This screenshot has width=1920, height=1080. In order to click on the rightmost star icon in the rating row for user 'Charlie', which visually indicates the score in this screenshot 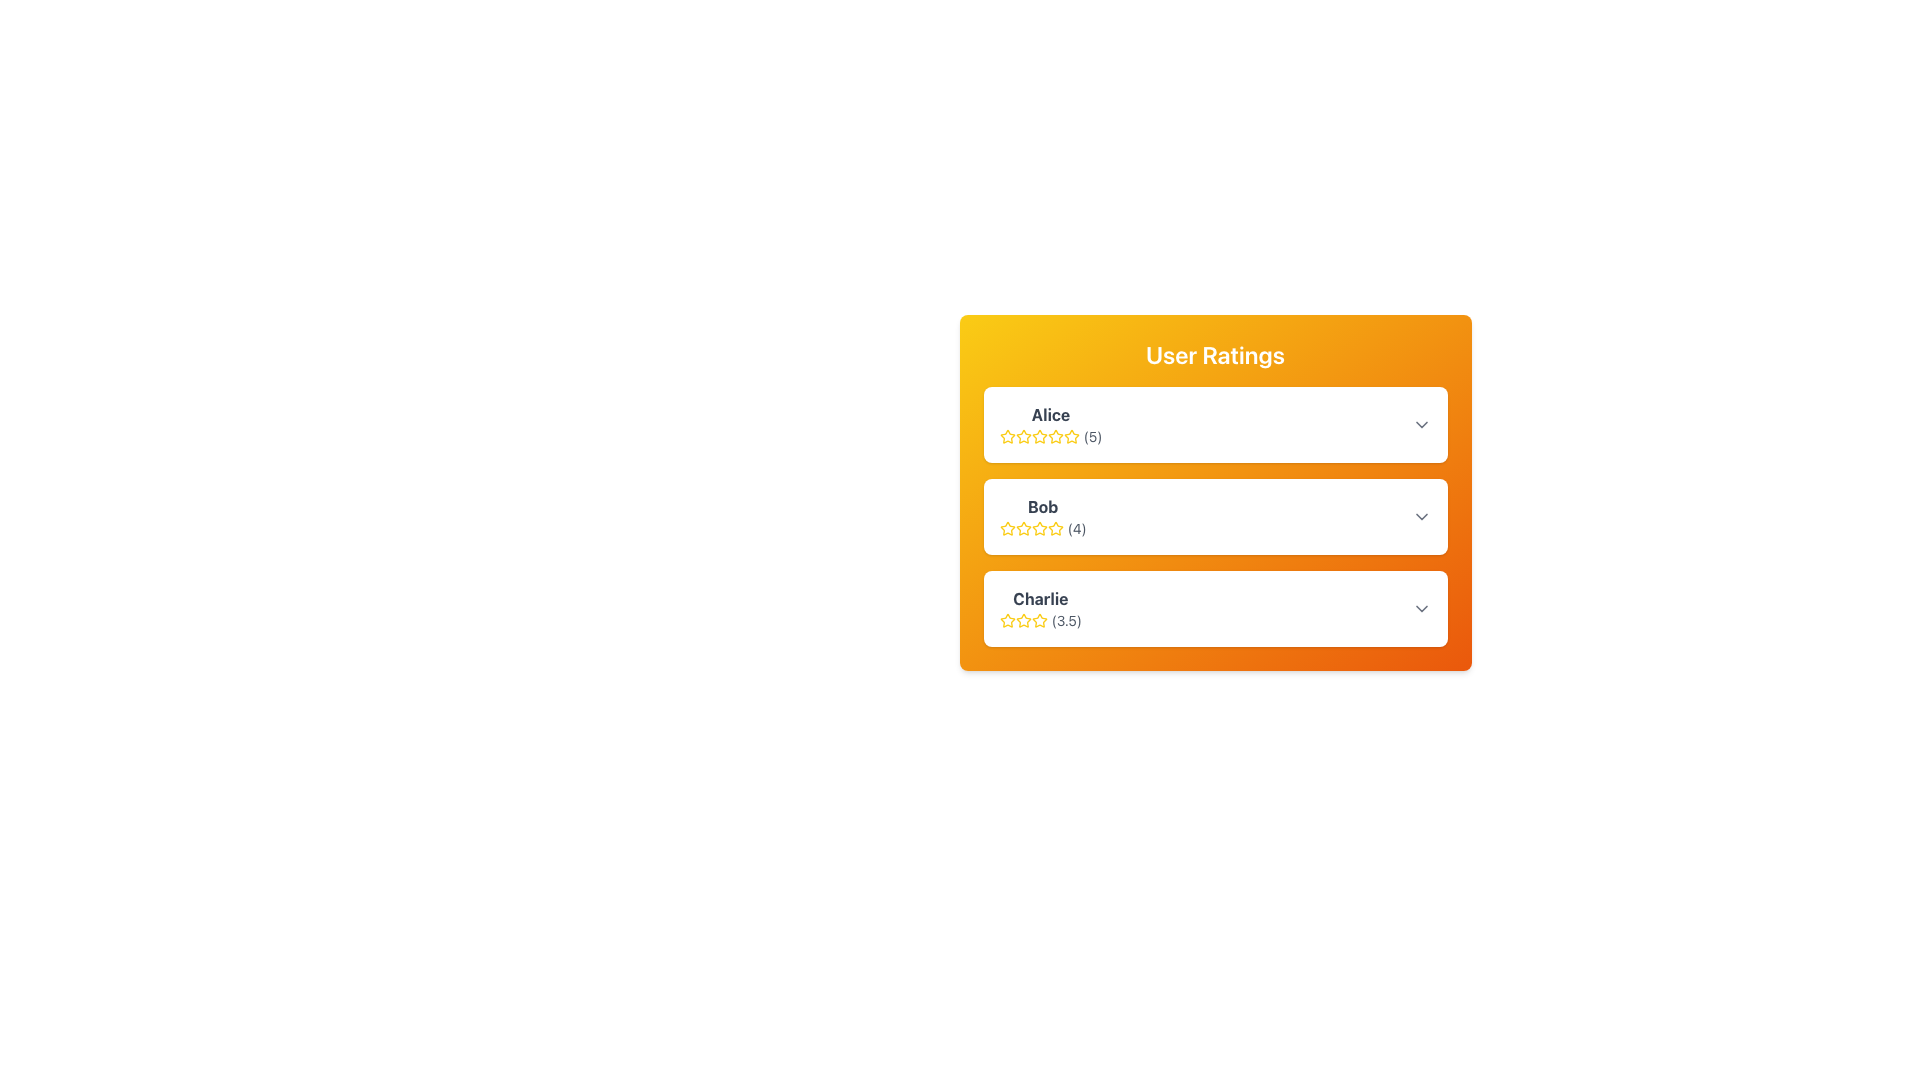, I will do `click(1007, 619)`.